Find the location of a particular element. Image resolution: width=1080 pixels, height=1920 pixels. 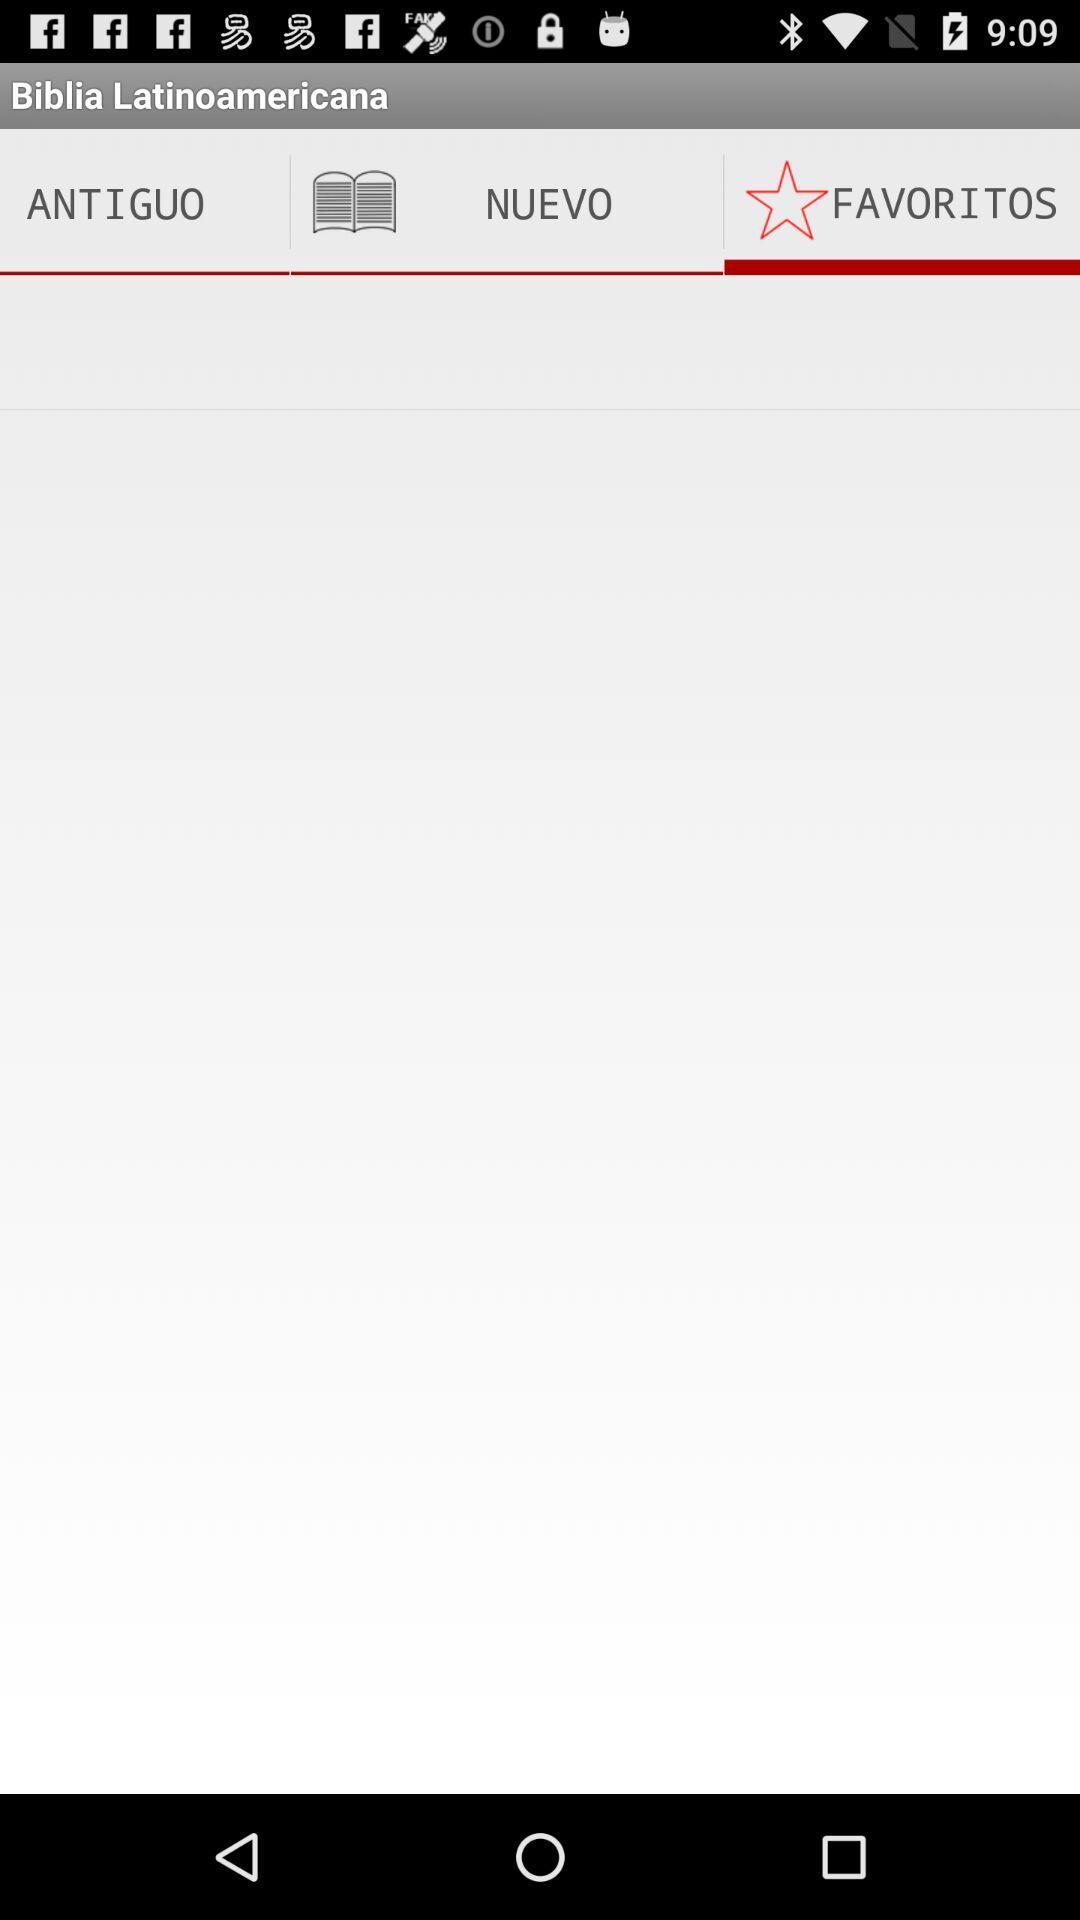

the icon below the biblia latinoamericana app is located at coordinates (902, 202).